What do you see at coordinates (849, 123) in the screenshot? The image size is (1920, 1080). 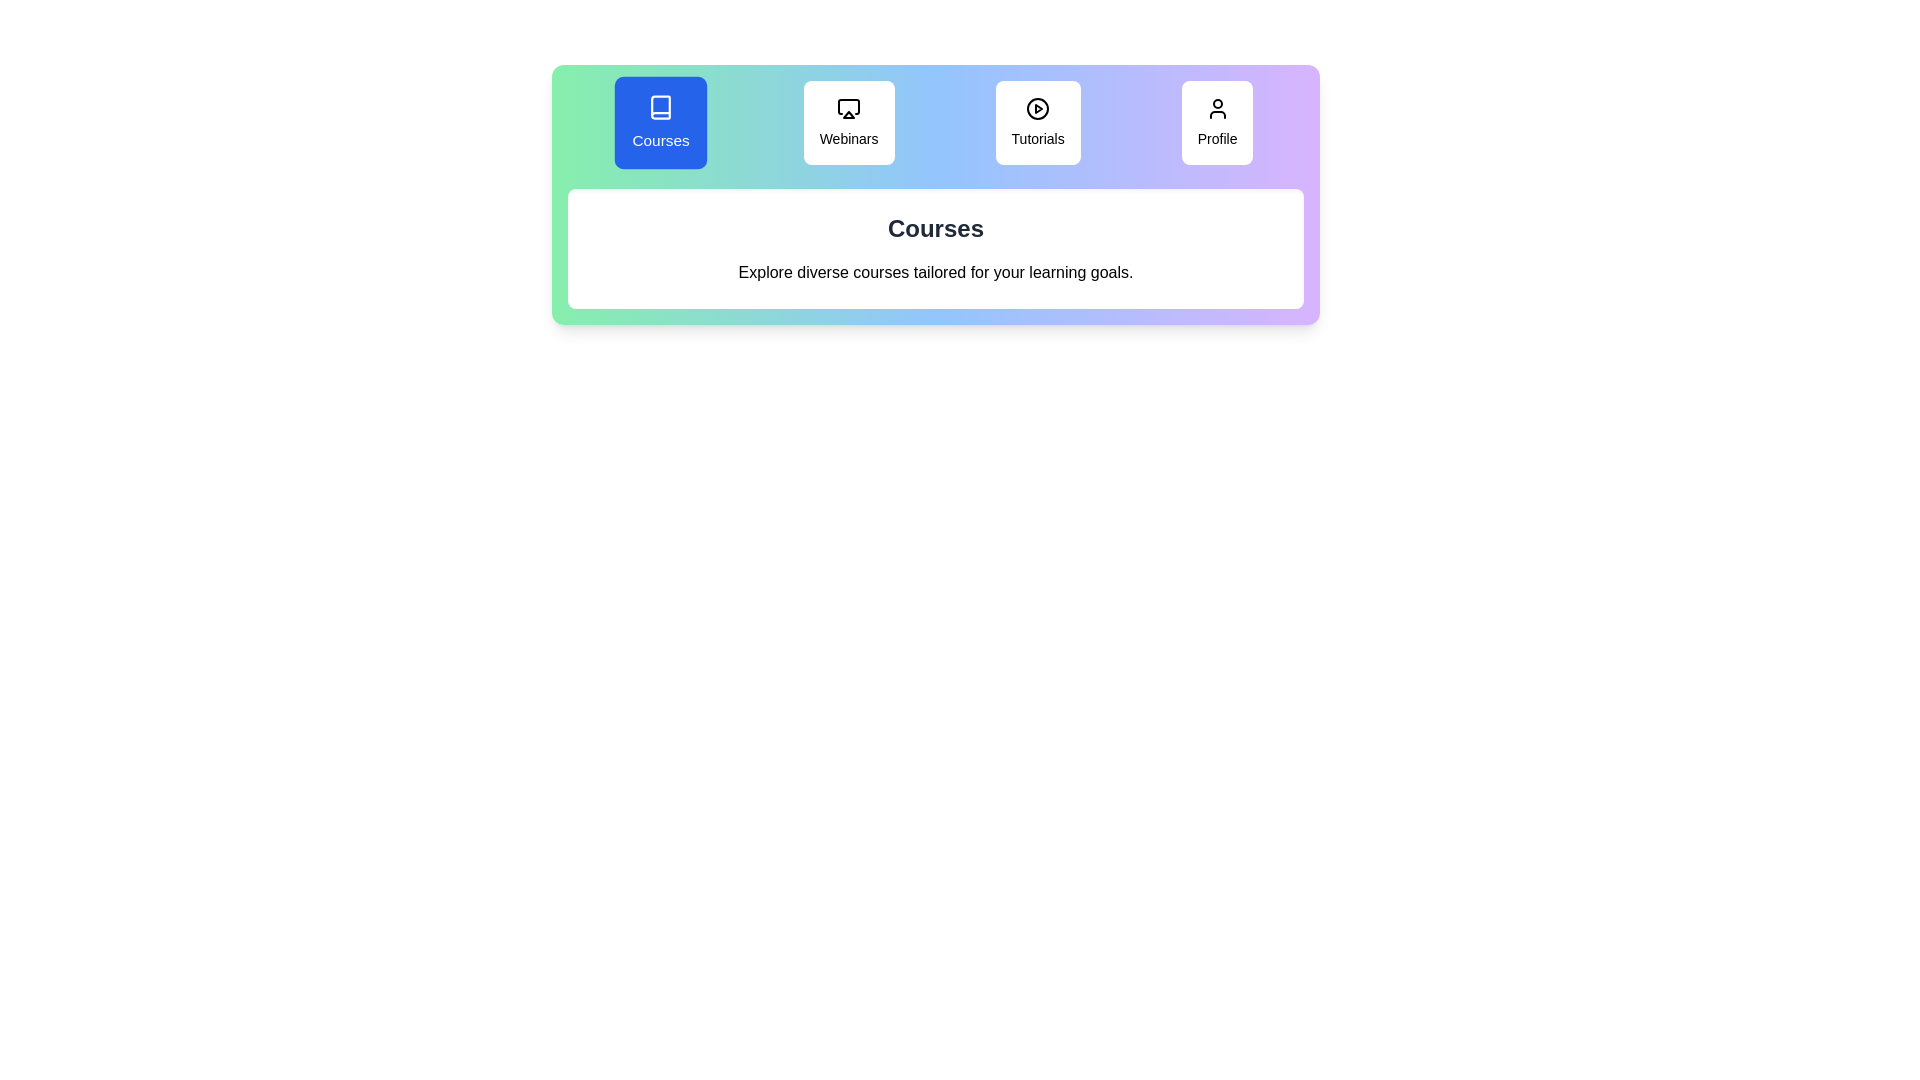 I see `the tab corresponding to Webinars to display its content` at bounding box center [849, 123].